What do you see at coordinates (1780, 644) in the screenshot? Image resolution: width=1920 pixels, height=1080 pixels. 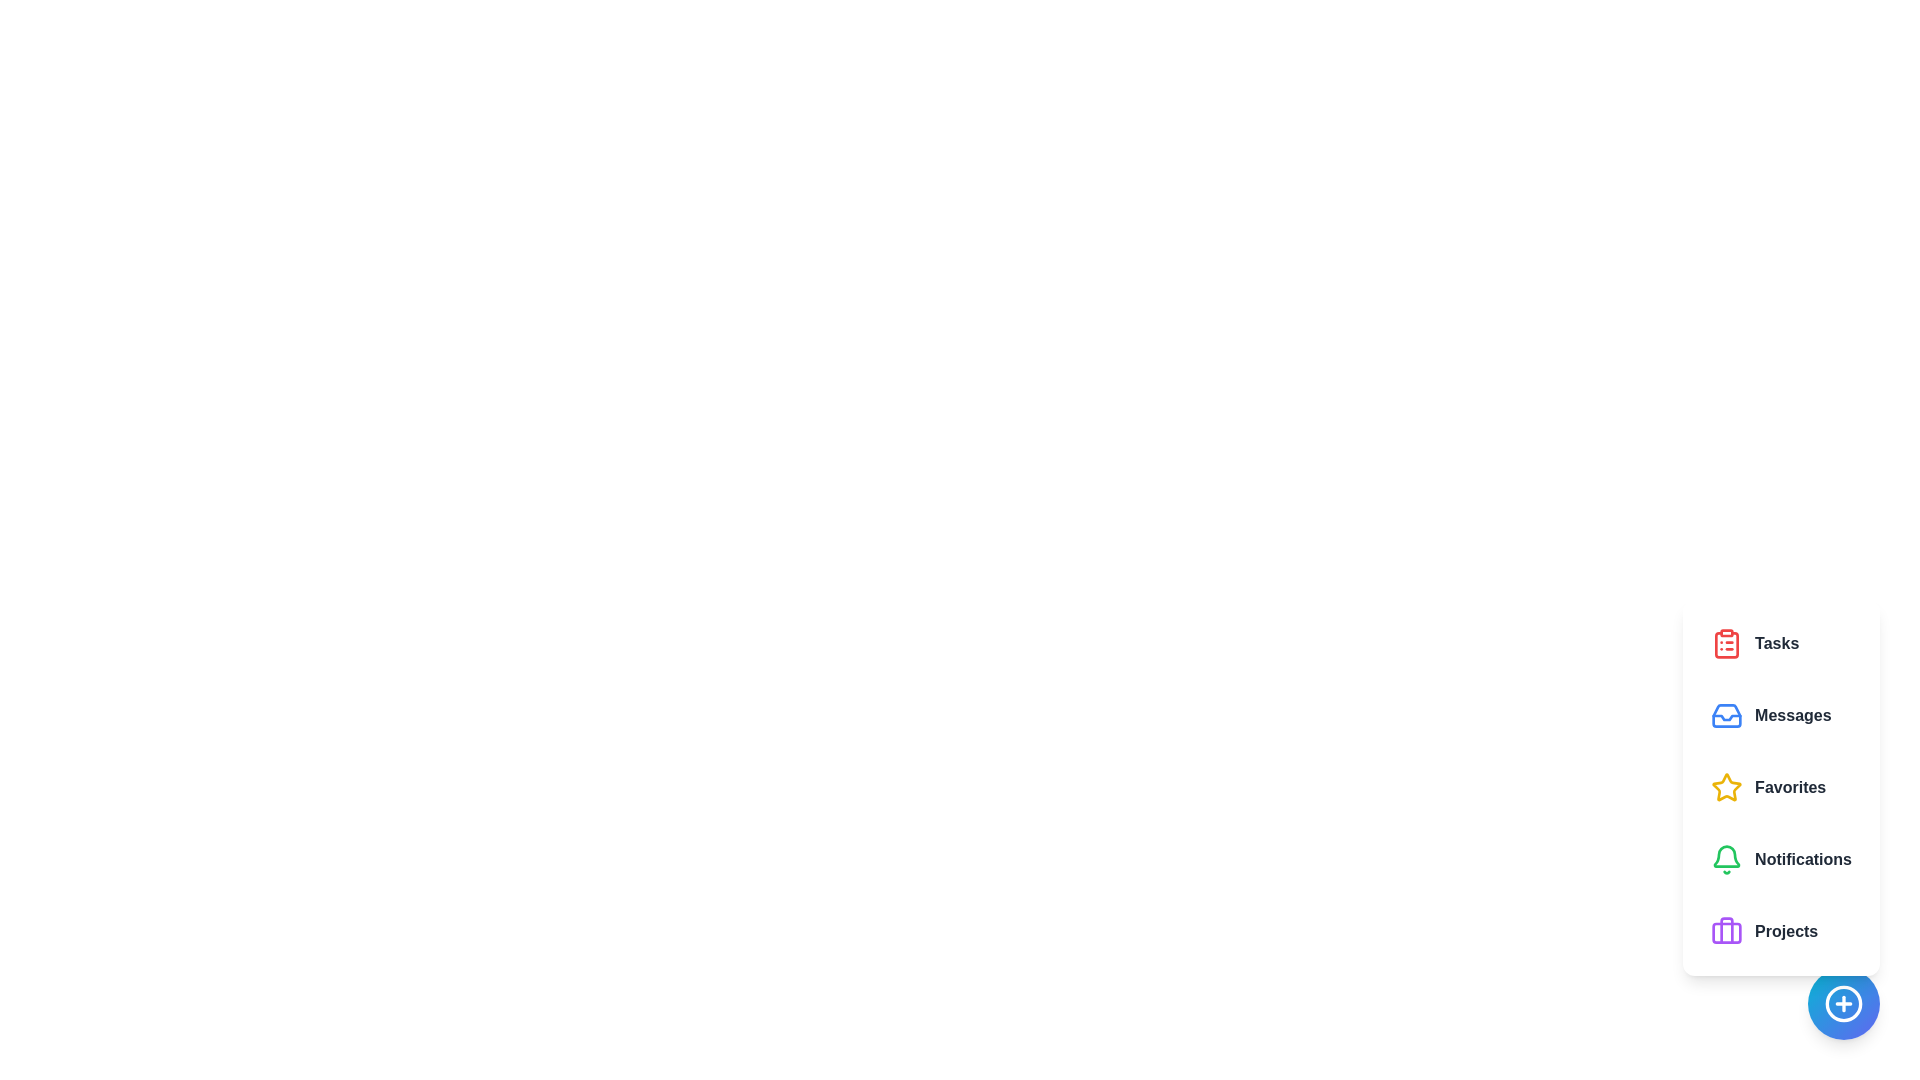 I see `the feature button corresponding to Tasks` at bounding box center [1780, 644].